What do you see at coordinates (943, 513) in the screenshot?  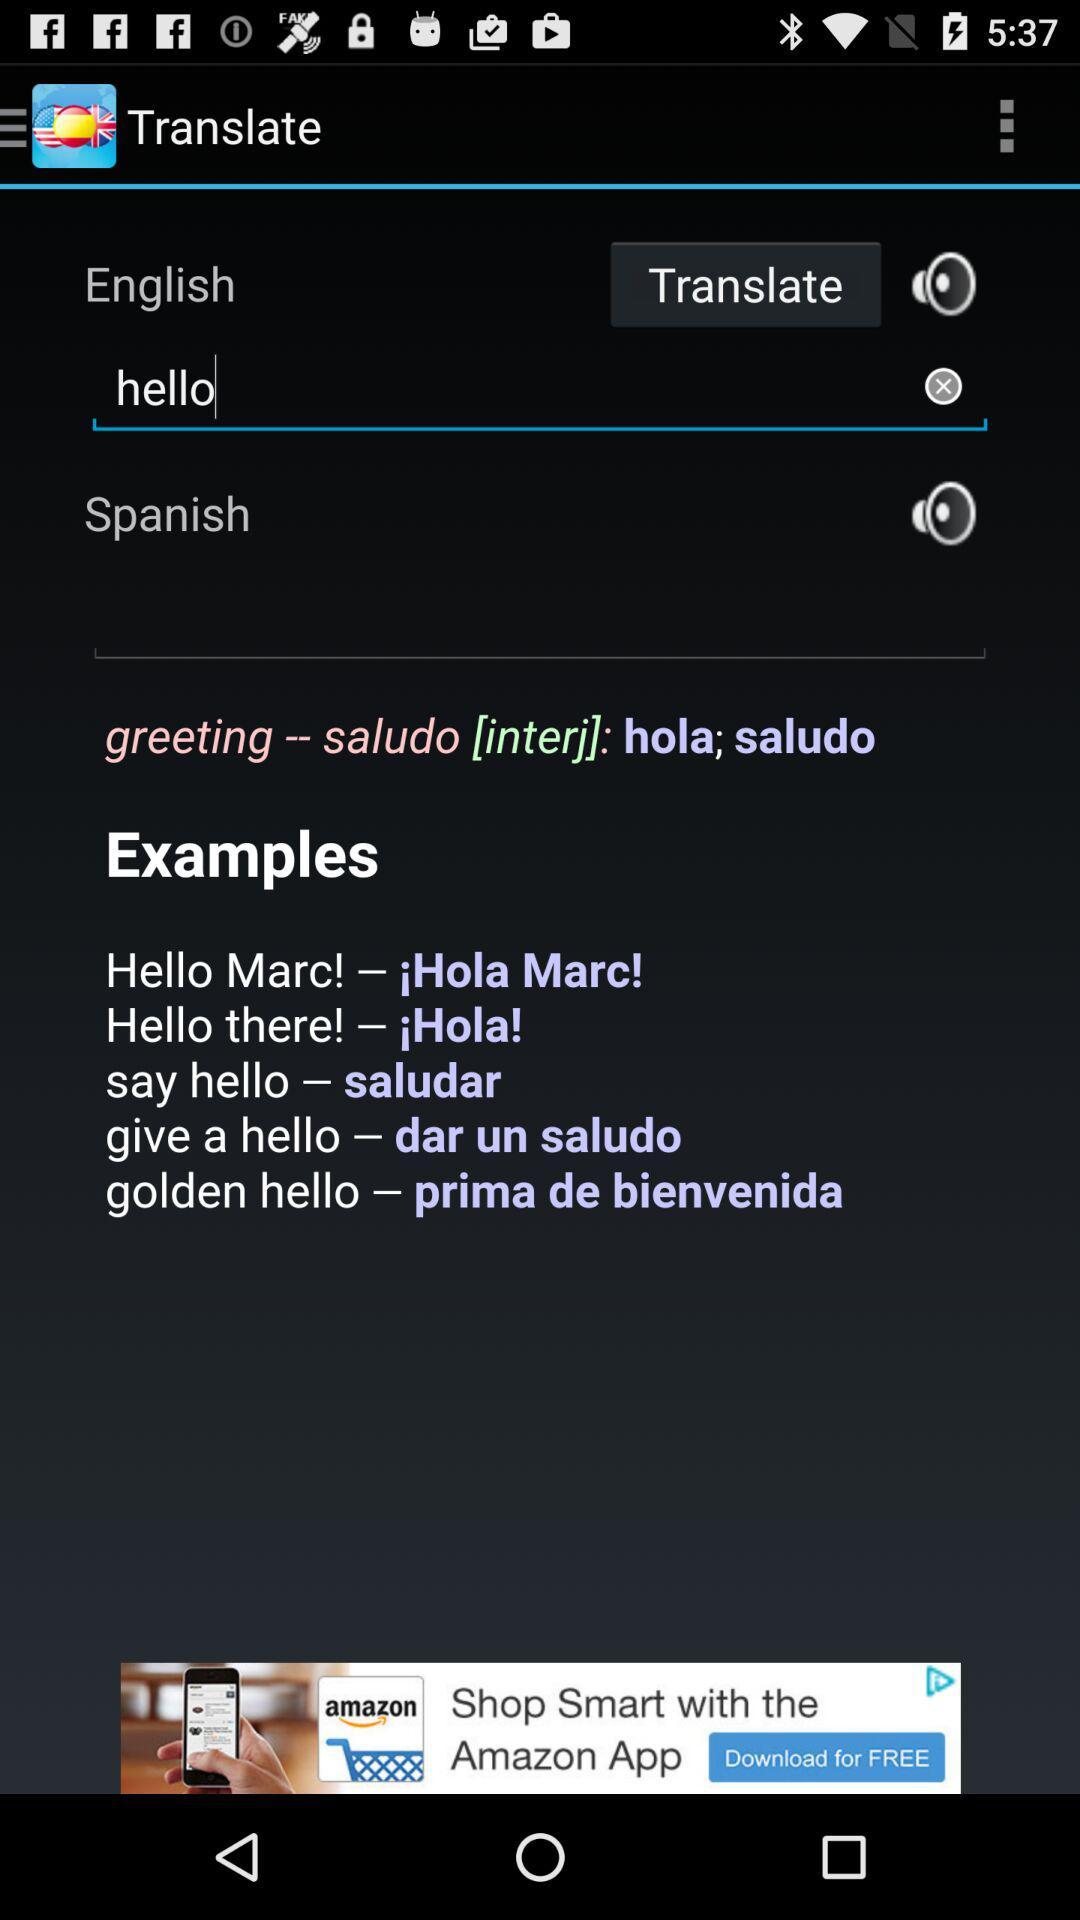 I see `switch to spanish` at bounding box center [943, 513].